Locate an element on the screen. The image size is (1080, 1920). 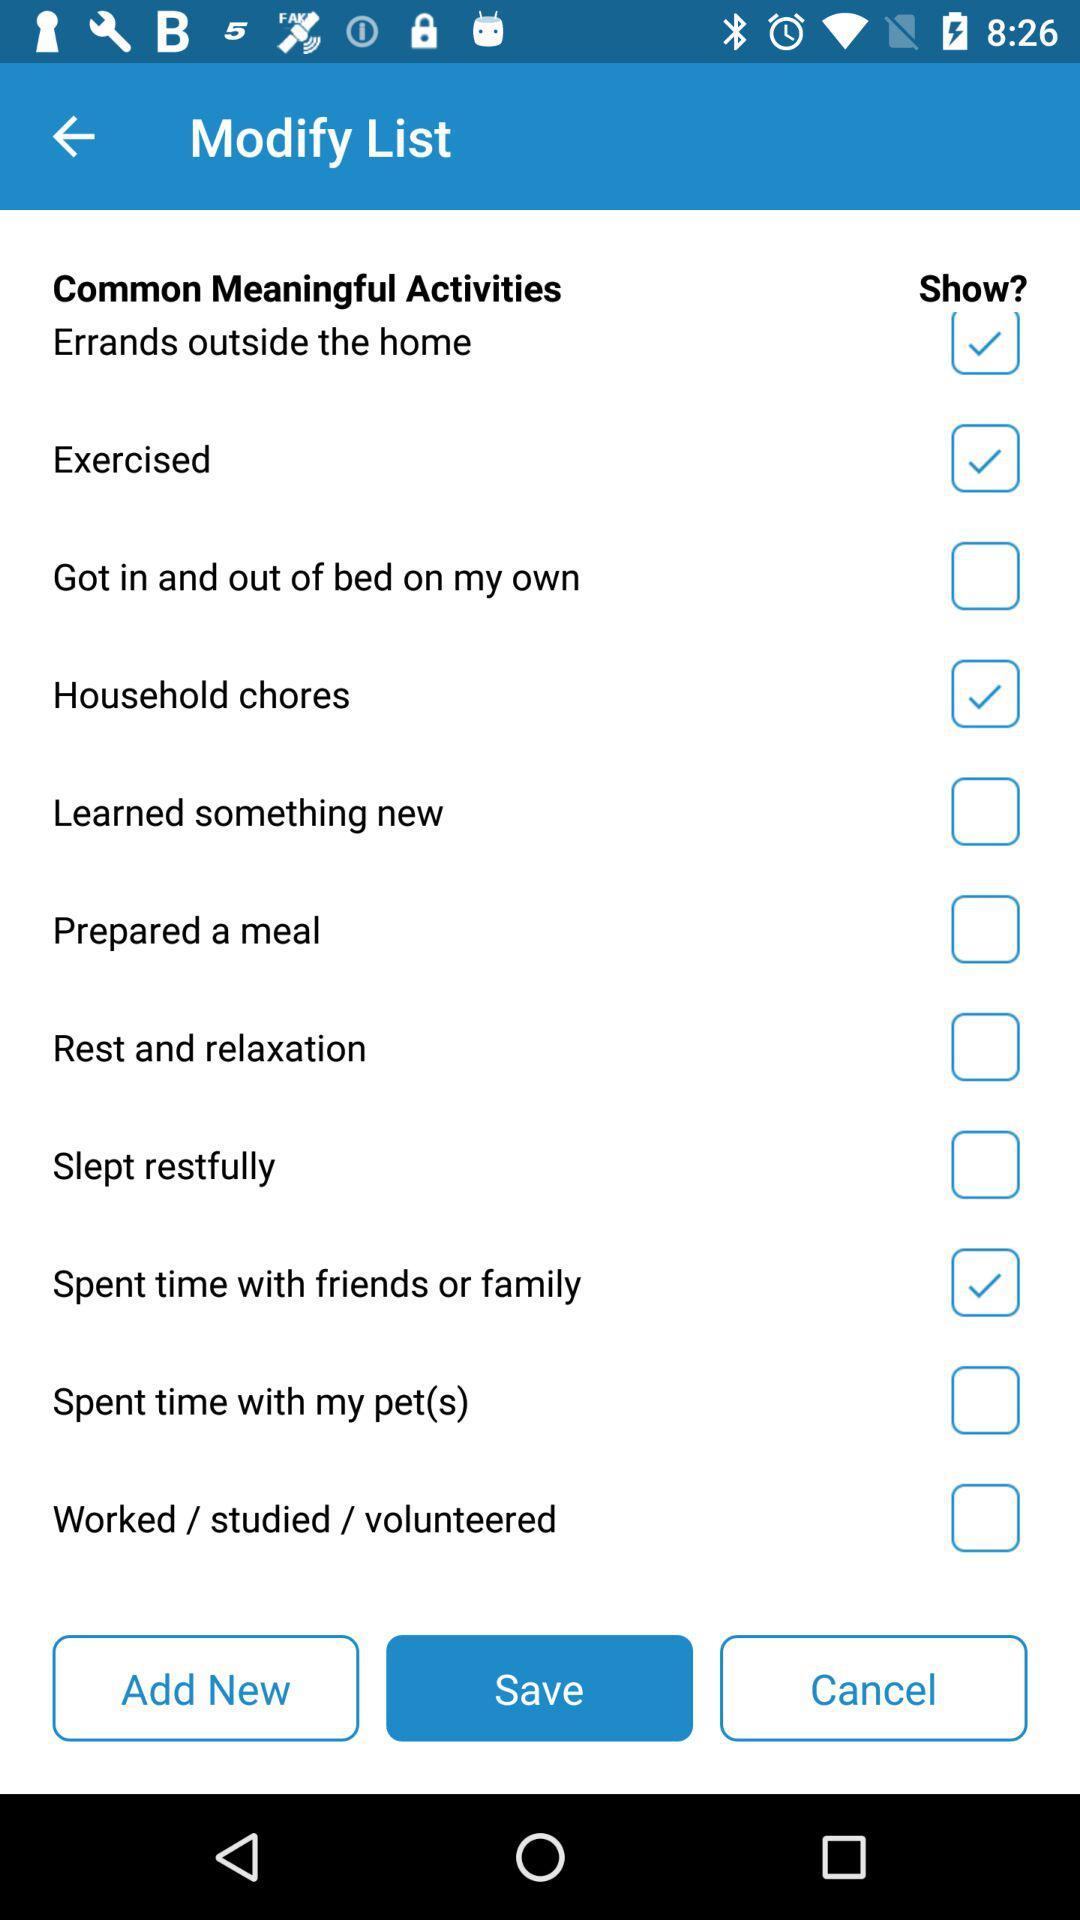
option selected is located at coordinates (984, 693).